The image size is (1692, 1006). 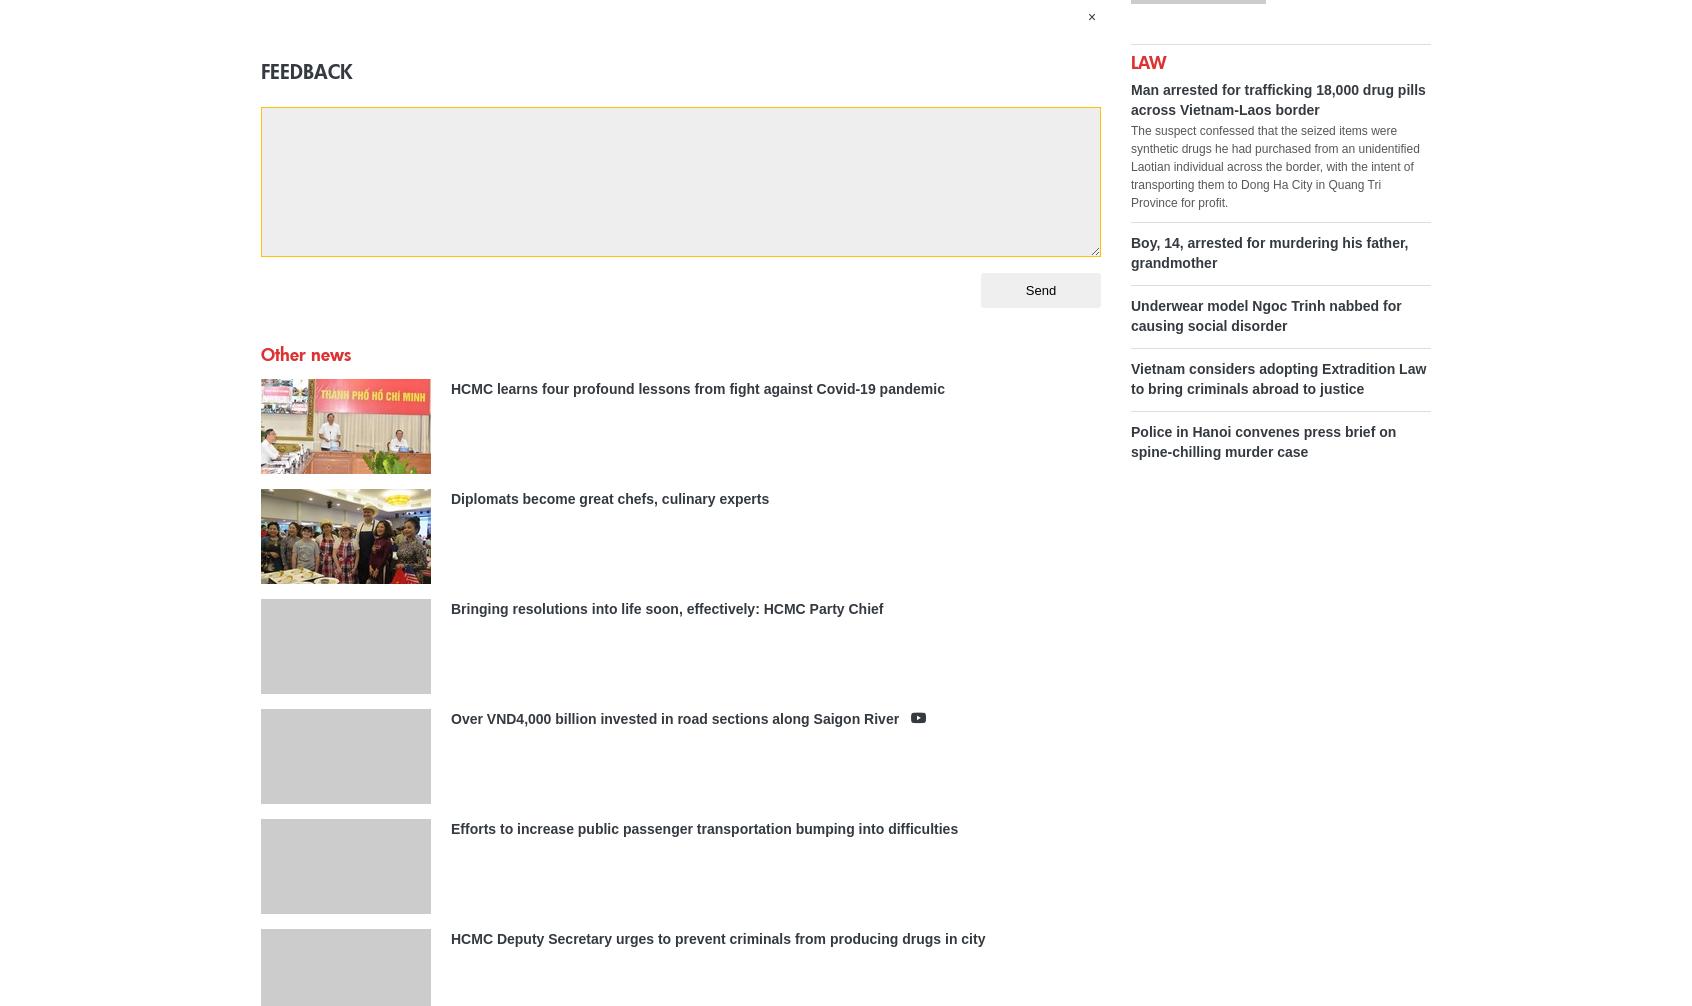 I want to click on 'Over VND4,000 billion invested in road sections along Saigon River', so click(x=449, y=717).